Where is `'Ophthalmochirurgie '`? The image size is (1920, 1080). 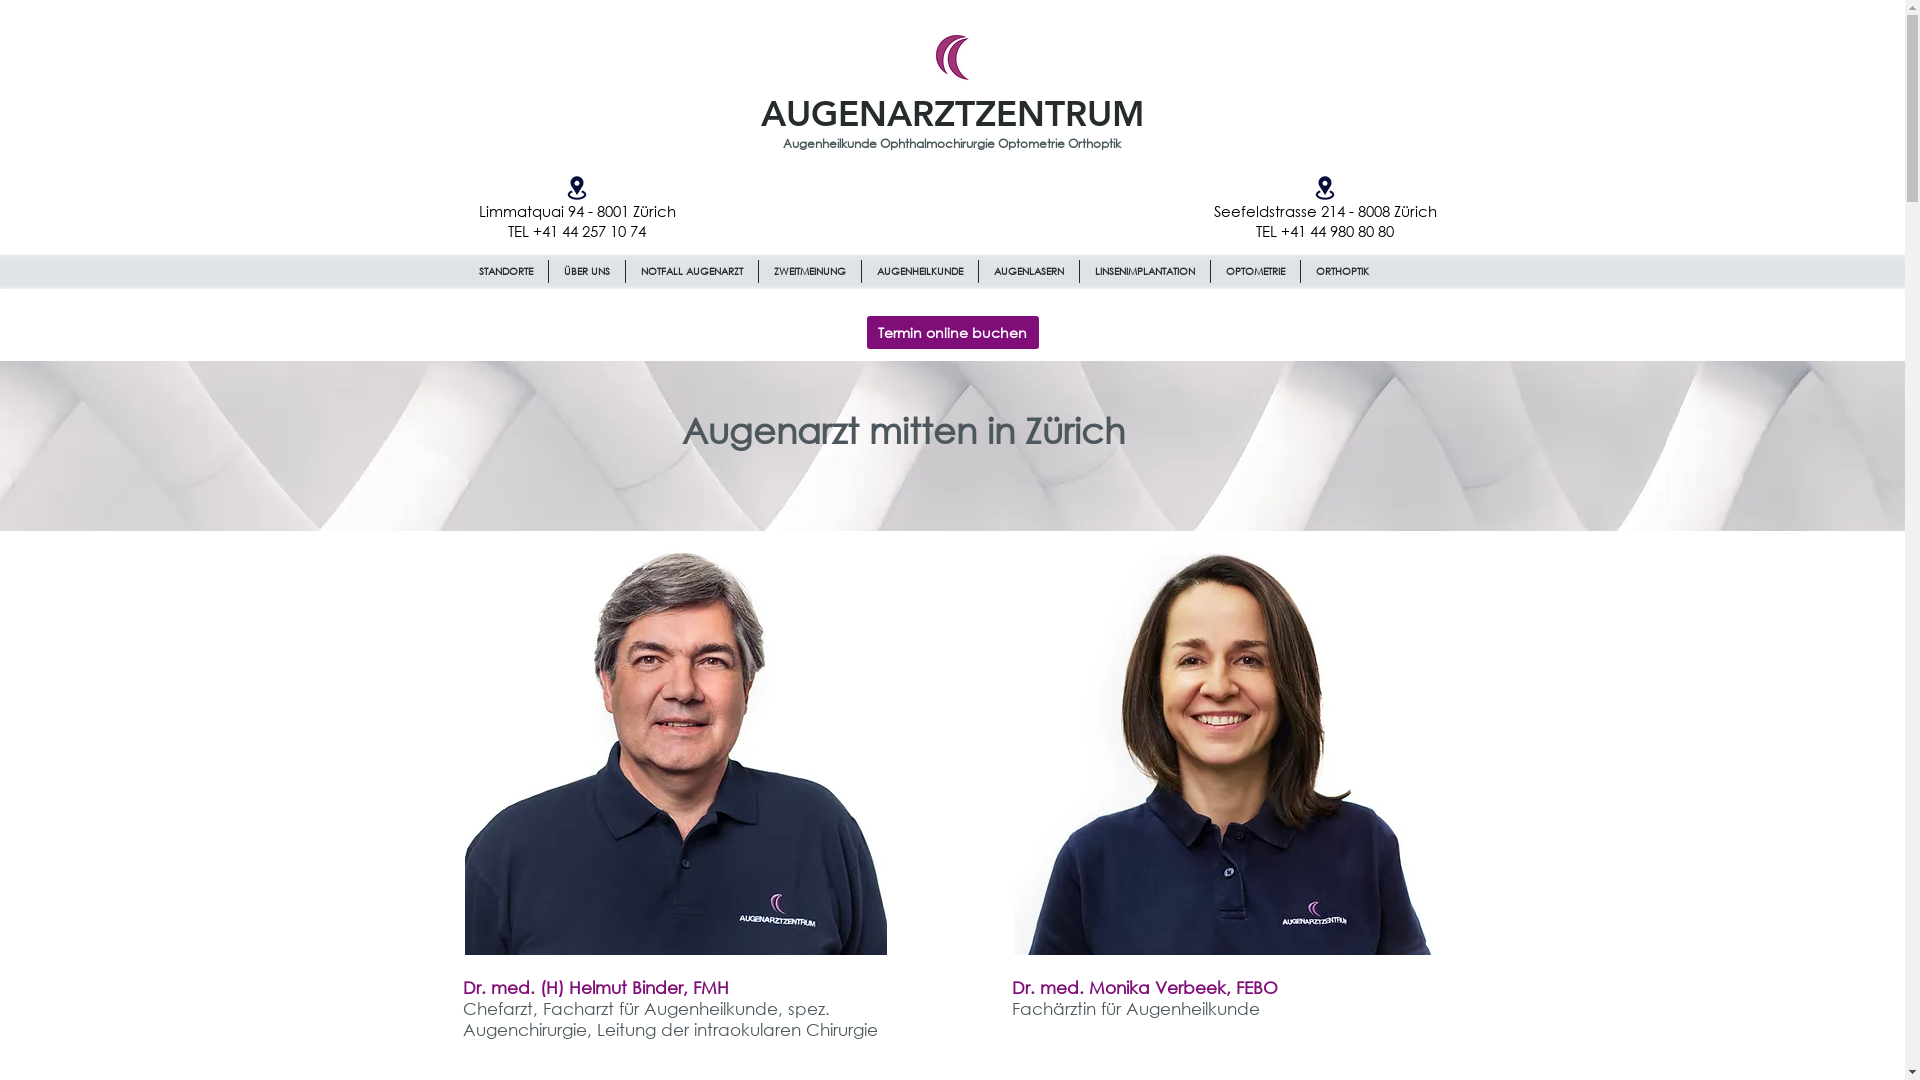
'Ophthalmochirurgie ' is located at coordinates (938, 142).